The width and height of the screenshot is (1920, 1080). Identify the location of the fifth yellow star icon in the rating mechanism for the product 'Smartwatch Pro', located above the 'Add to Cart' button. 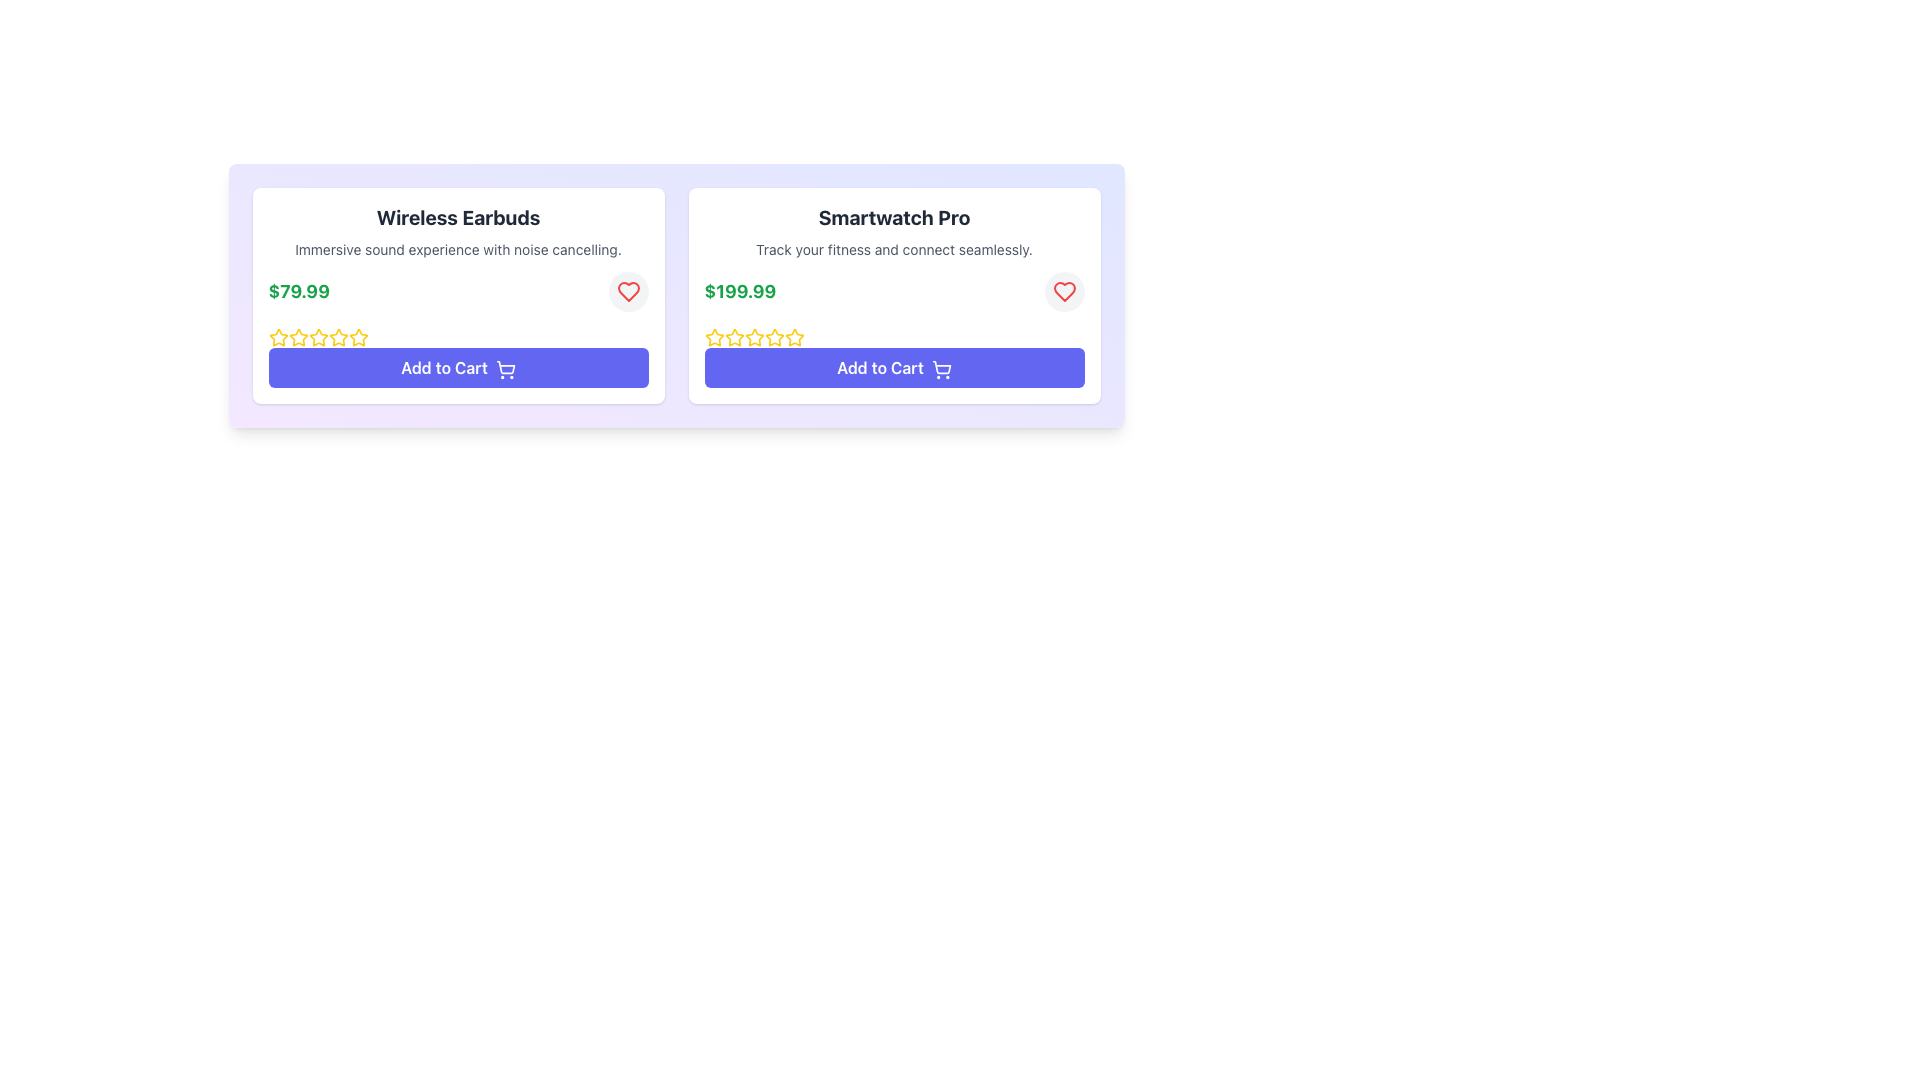
(773, 337).